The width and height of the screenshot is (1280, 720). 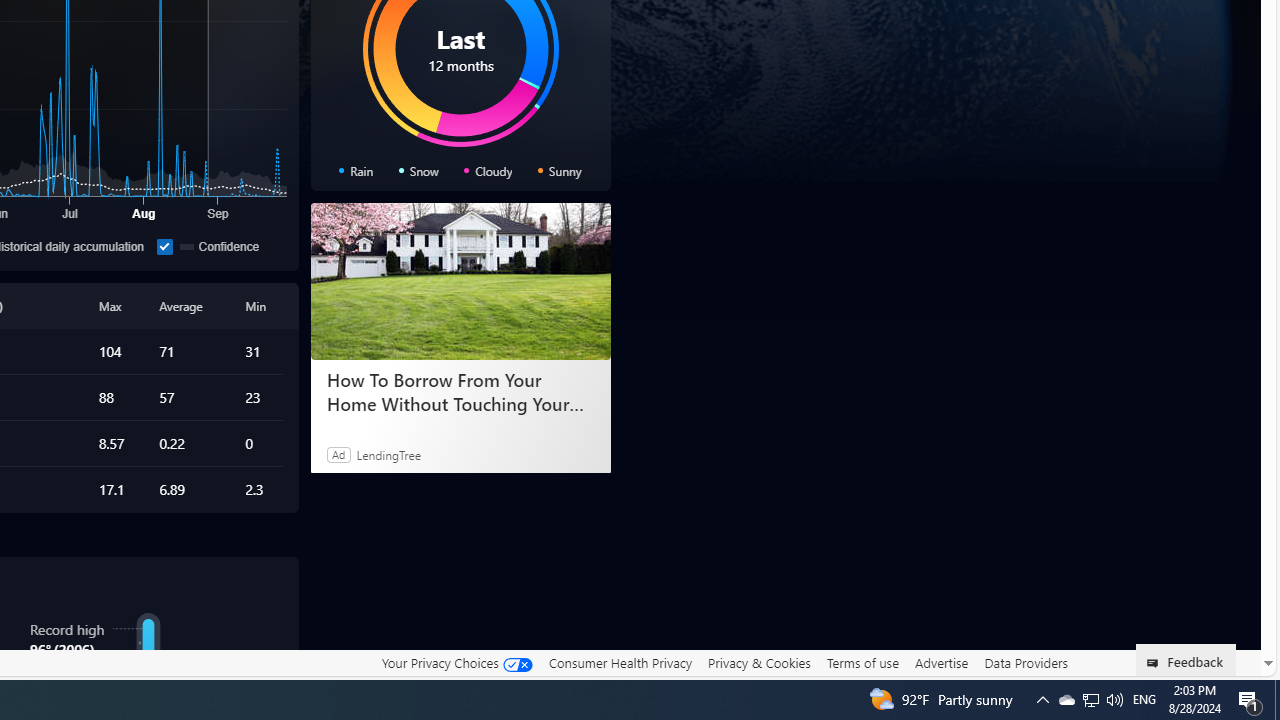 What do you see at coordinates (388, 454) in the screenshot?
I see `'LendingTree'` at bounding box center [388, 454].